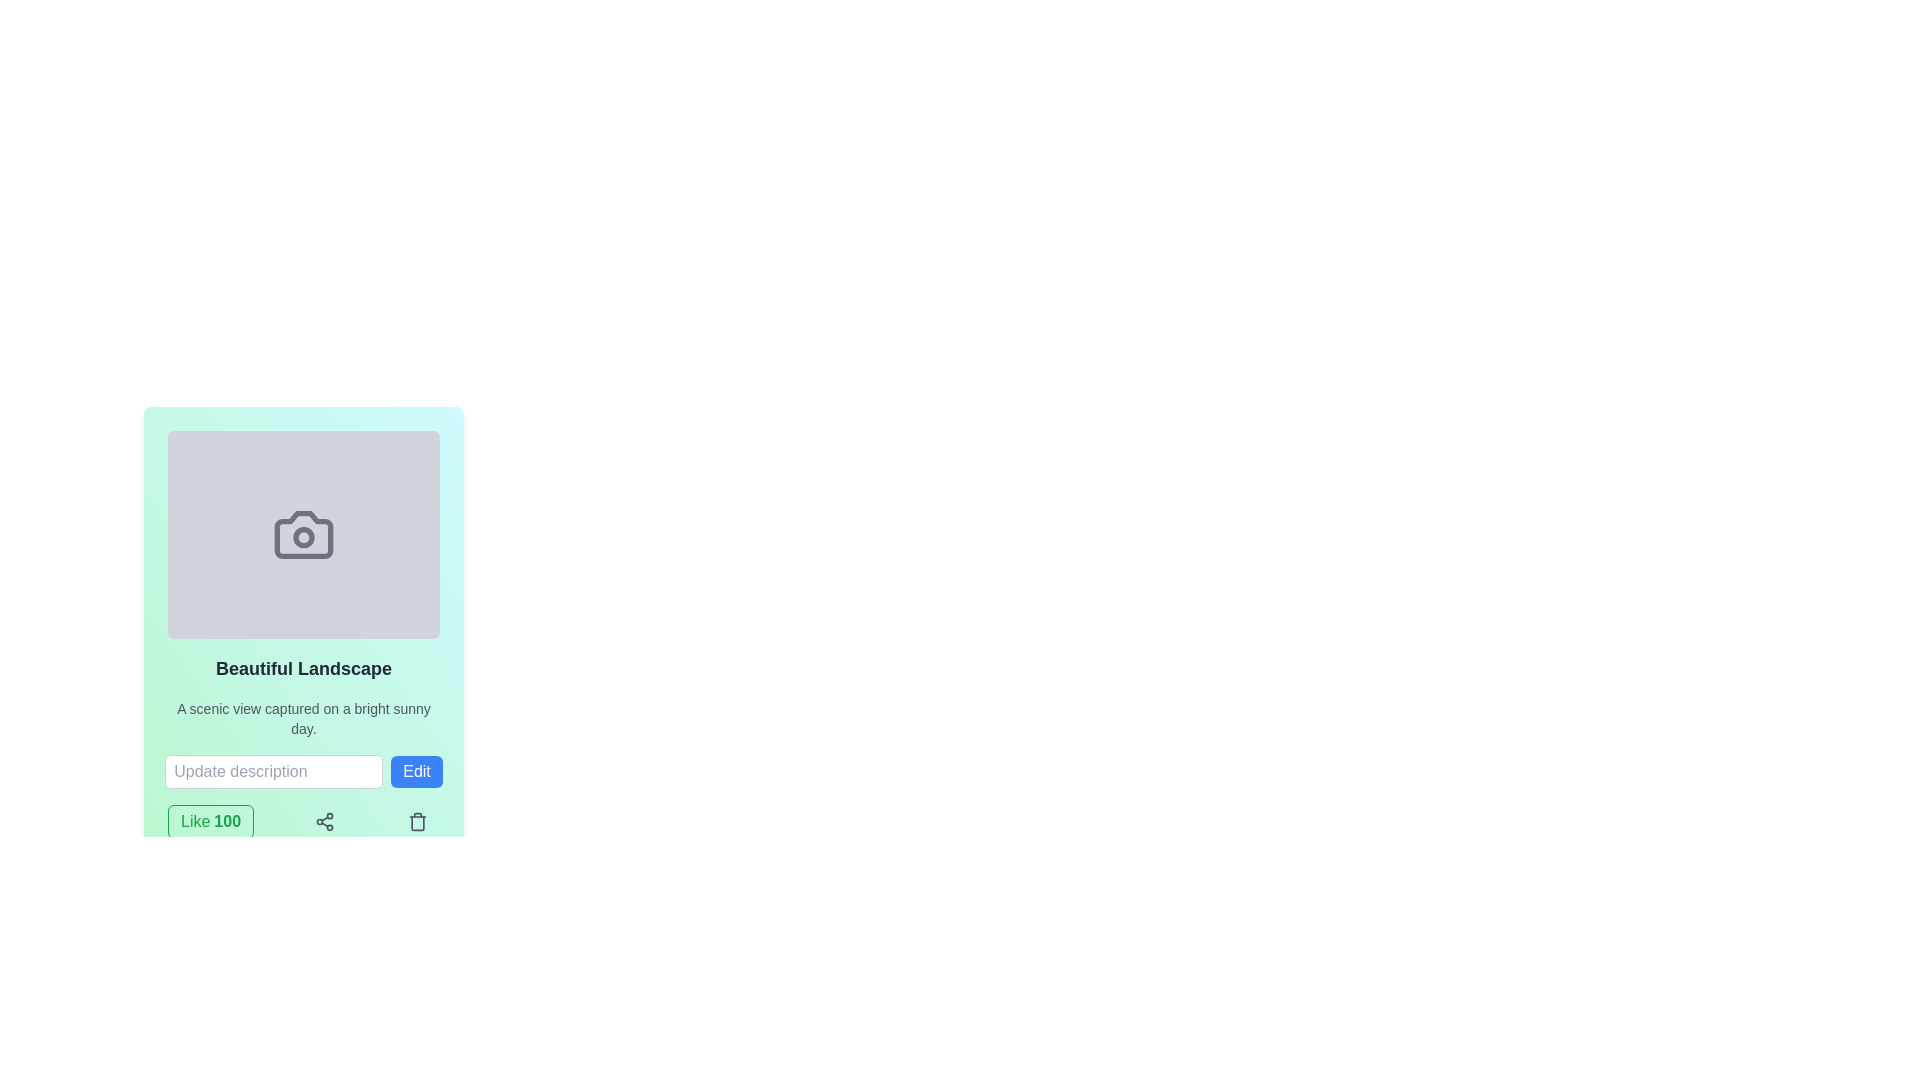 Image resolution: width=1920 pixels, height=1080 pixels. I want to click on the camera lens icon located at the center of the camera icon within the rectangular frame of the card titled 'Beautiful Landscape', so click(302, 535).